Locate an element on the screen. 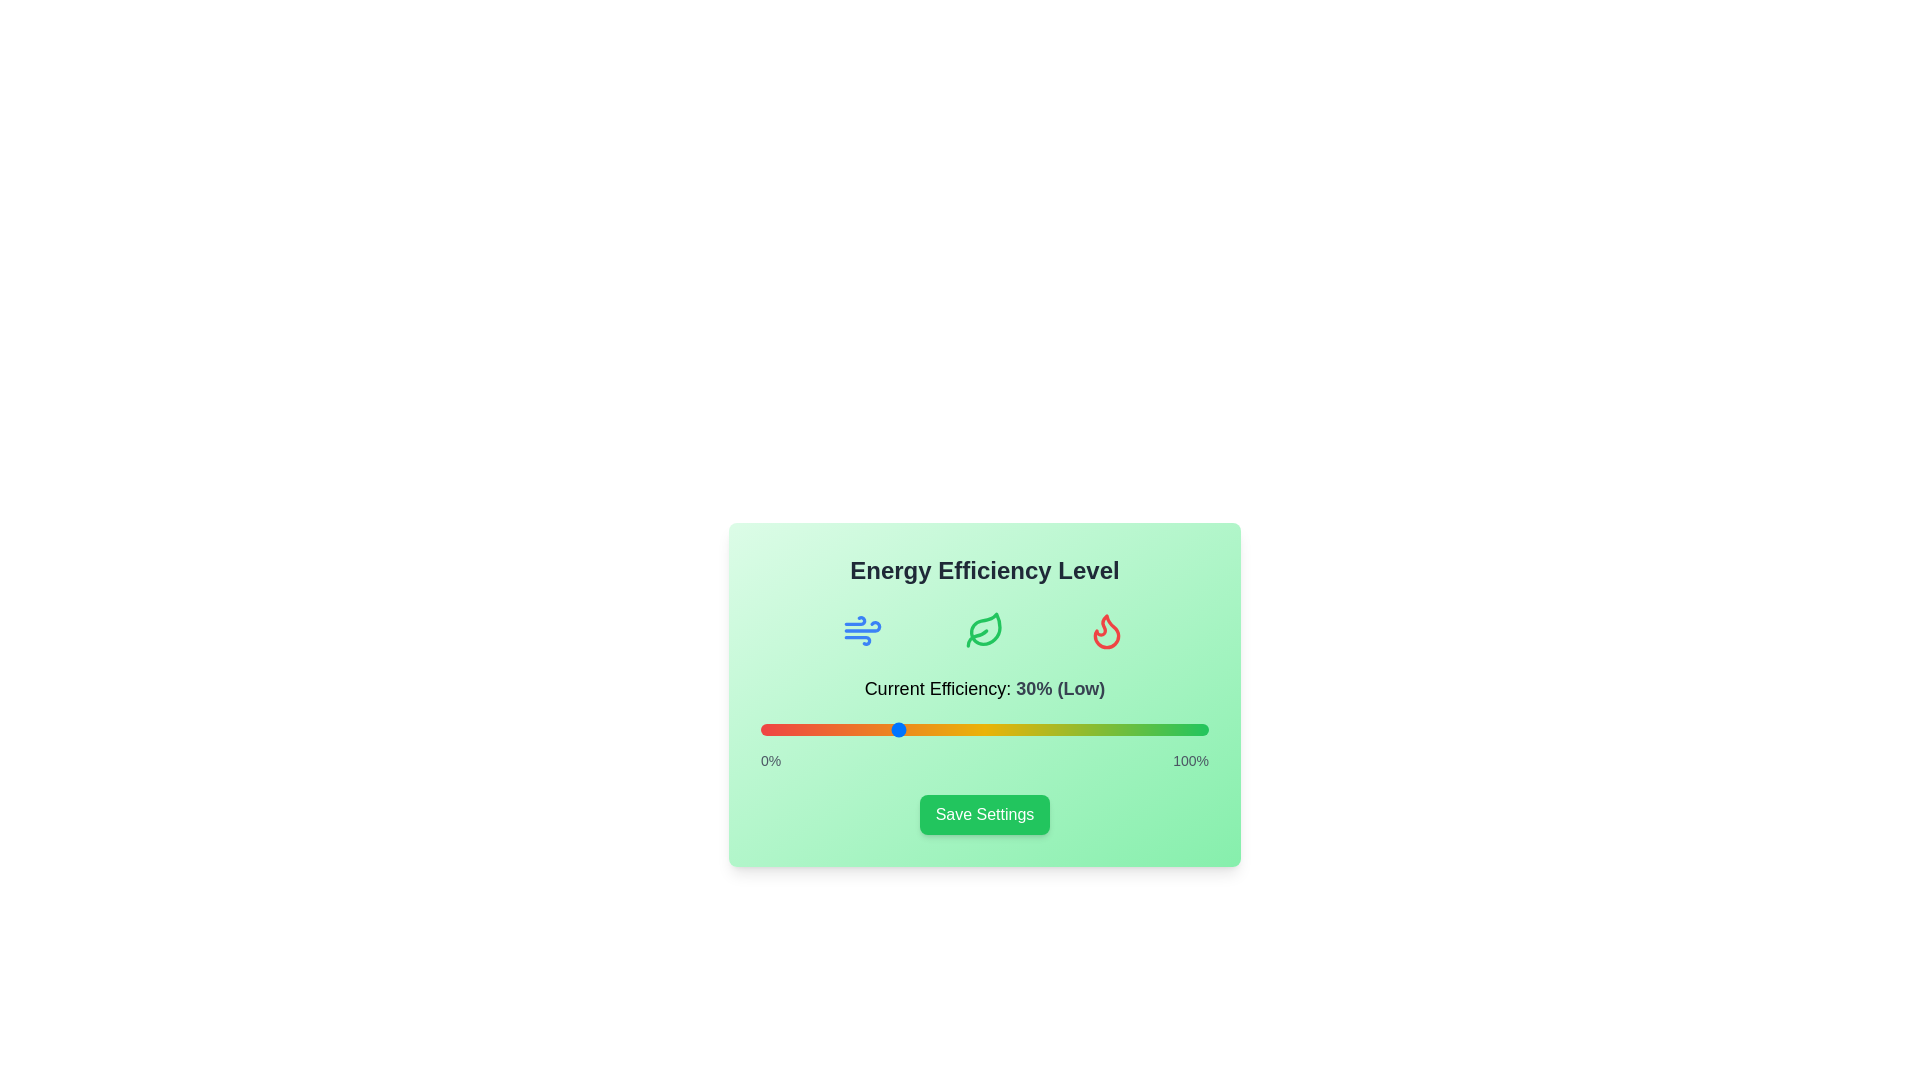 Image resolution: width=1920 pixels, height=1080 pixels. the icon representing Wind is located at coordinates (863, 631).